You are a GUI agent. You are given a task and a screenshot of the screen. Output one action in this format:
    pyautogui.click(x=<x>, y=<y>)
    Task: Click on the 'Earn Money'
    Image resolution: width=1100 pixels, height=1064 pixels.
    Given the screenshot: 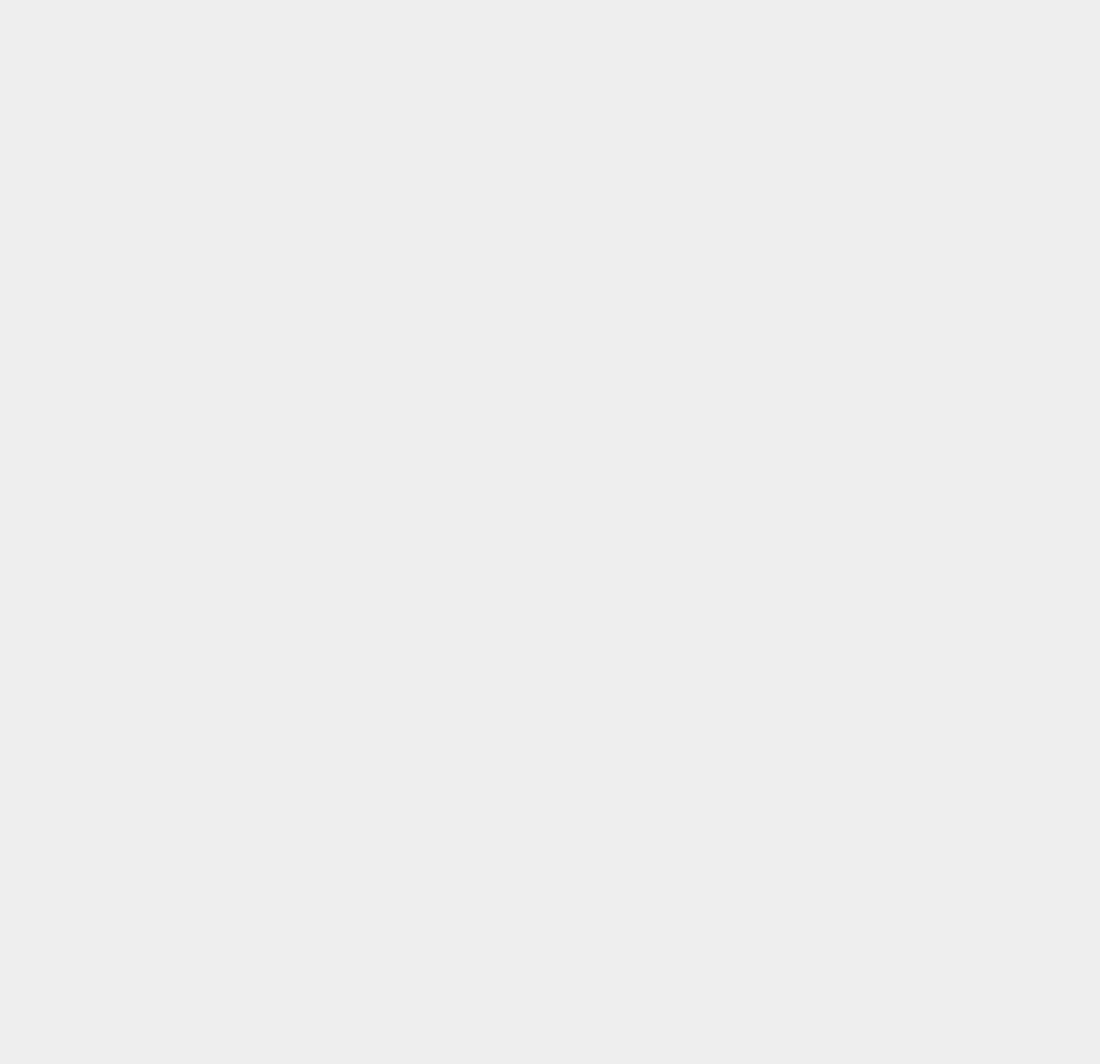 What is the action you would take?
    pyautogui.click(x=814, y=676)
    